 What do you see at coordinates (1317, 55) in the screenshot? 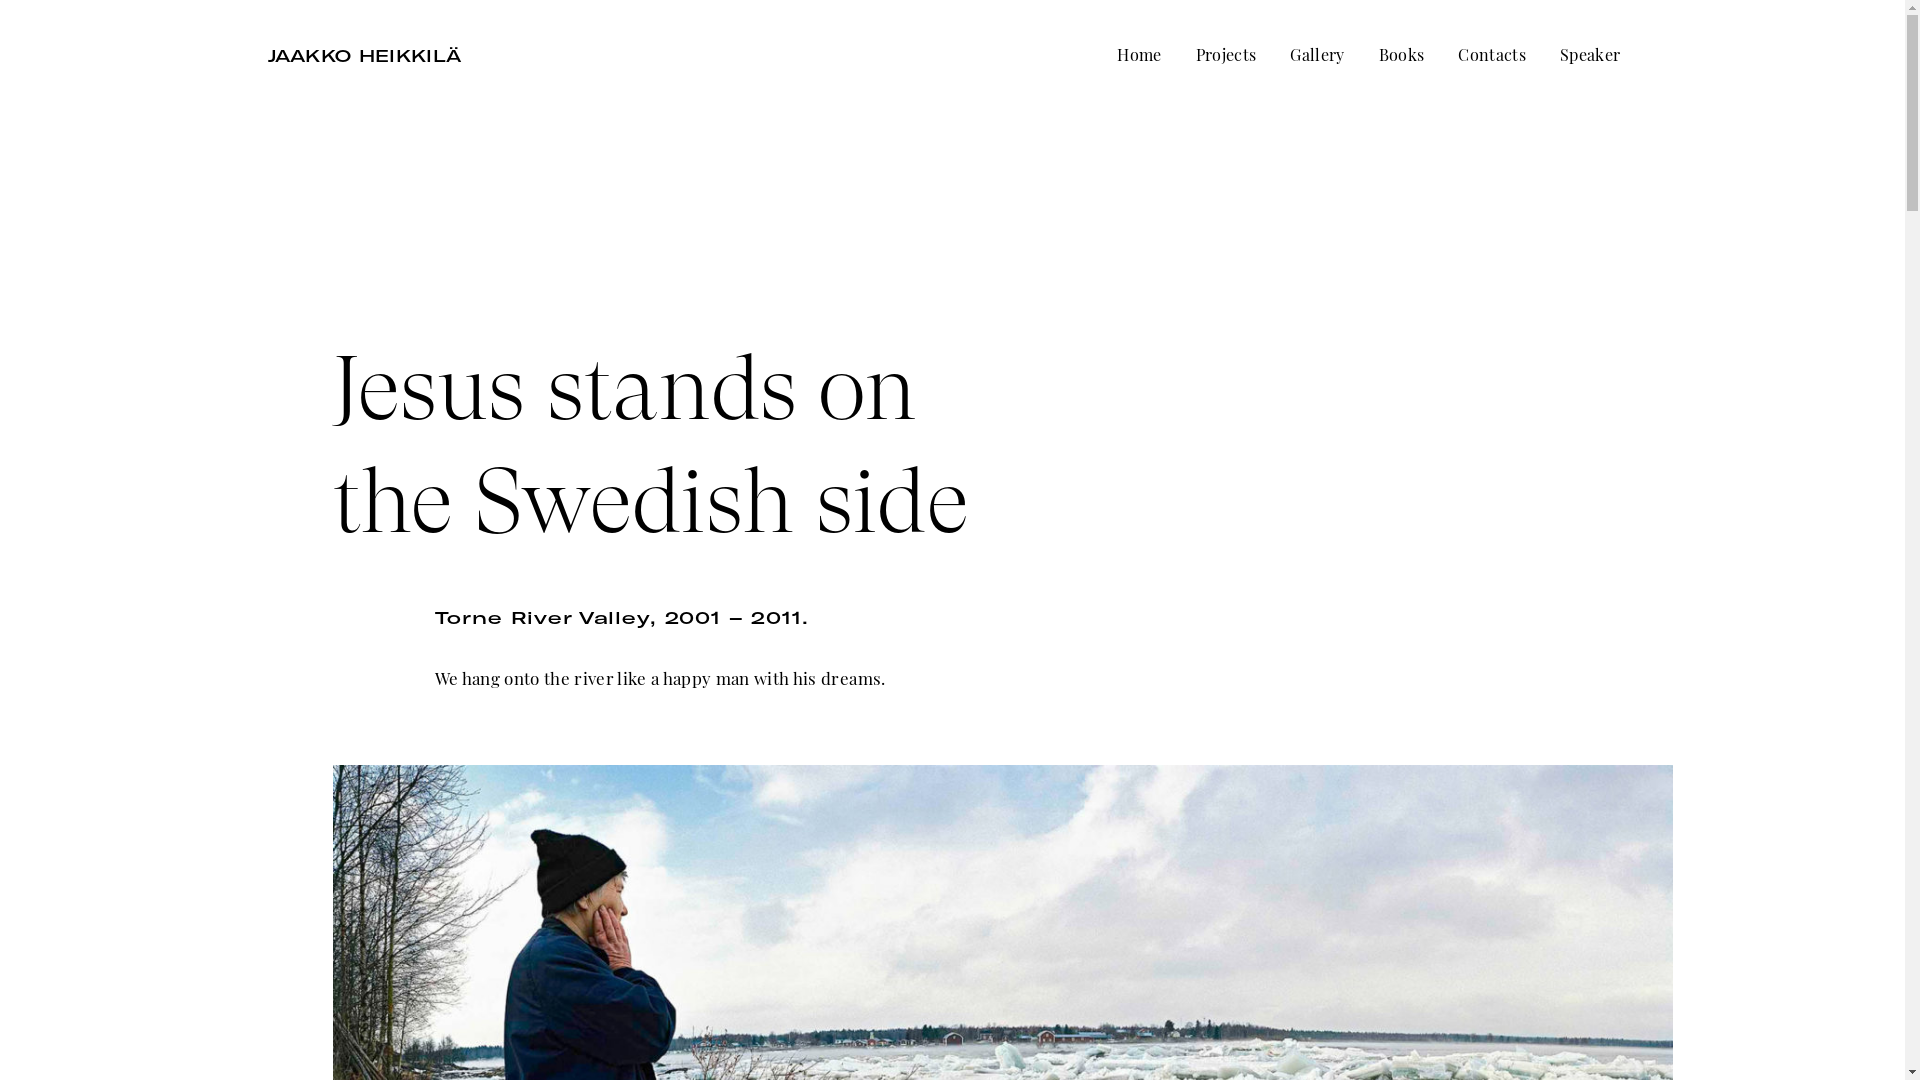
I see `'Gallery'` at bounding box center [1317, 55].